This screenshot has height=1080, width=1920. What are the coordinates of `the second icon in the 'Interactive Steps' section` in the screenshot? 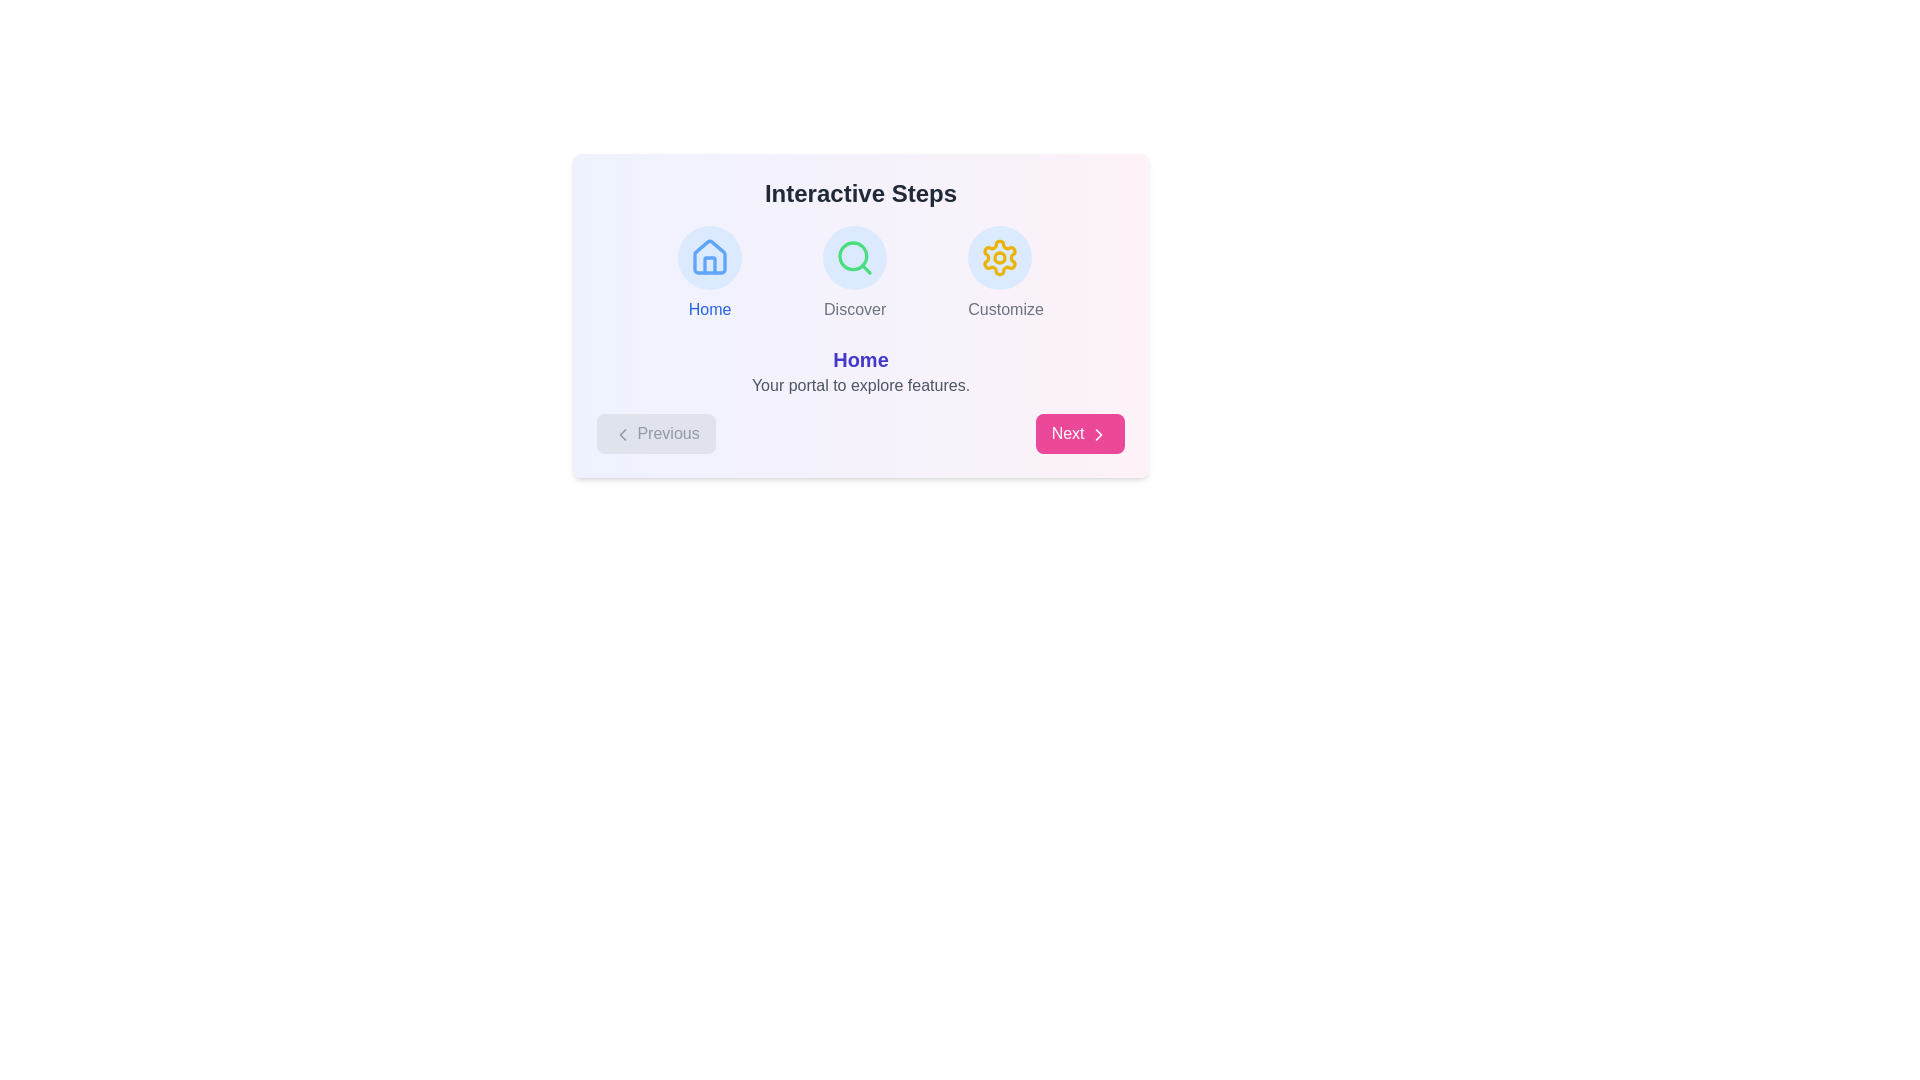 It's located at (855, 257).